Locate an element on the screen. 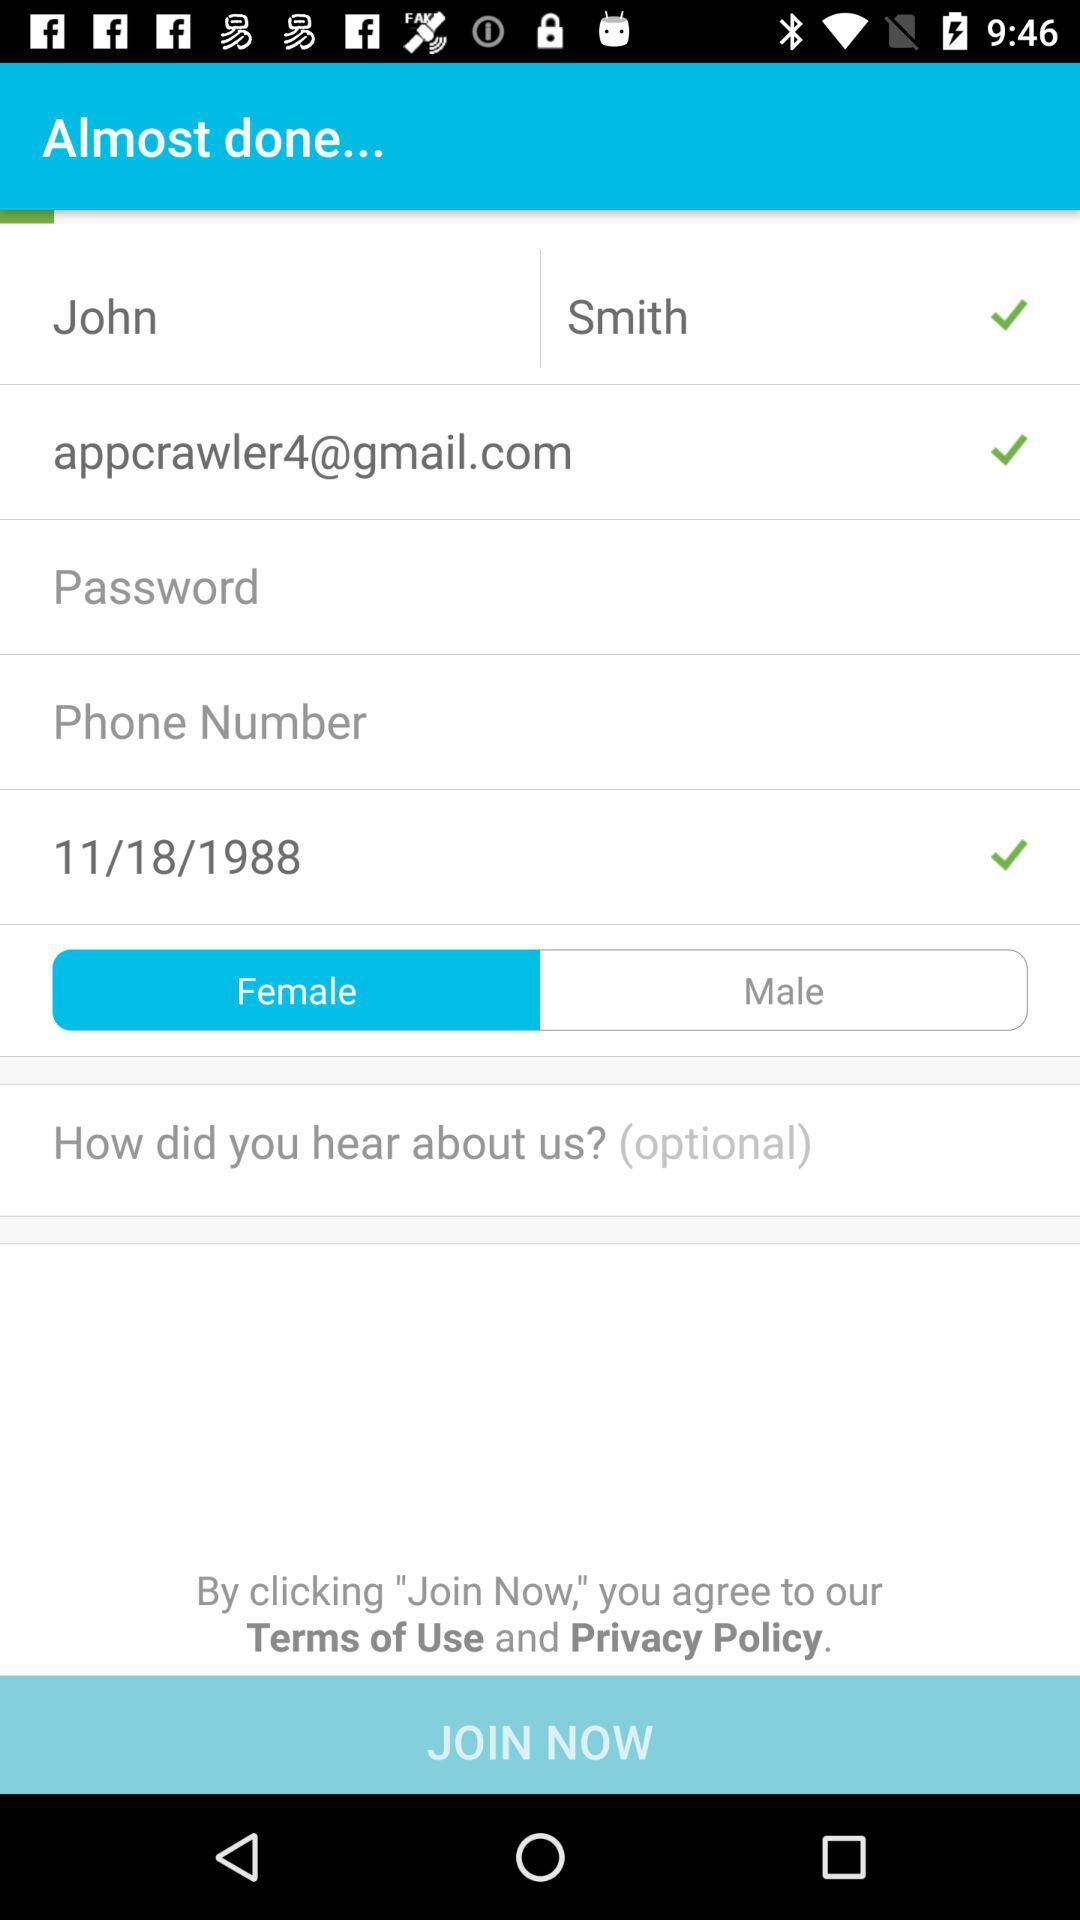 This screenshot has width=1080, height=1920. the row which is below the phone number is located at coordinates (540, 855).